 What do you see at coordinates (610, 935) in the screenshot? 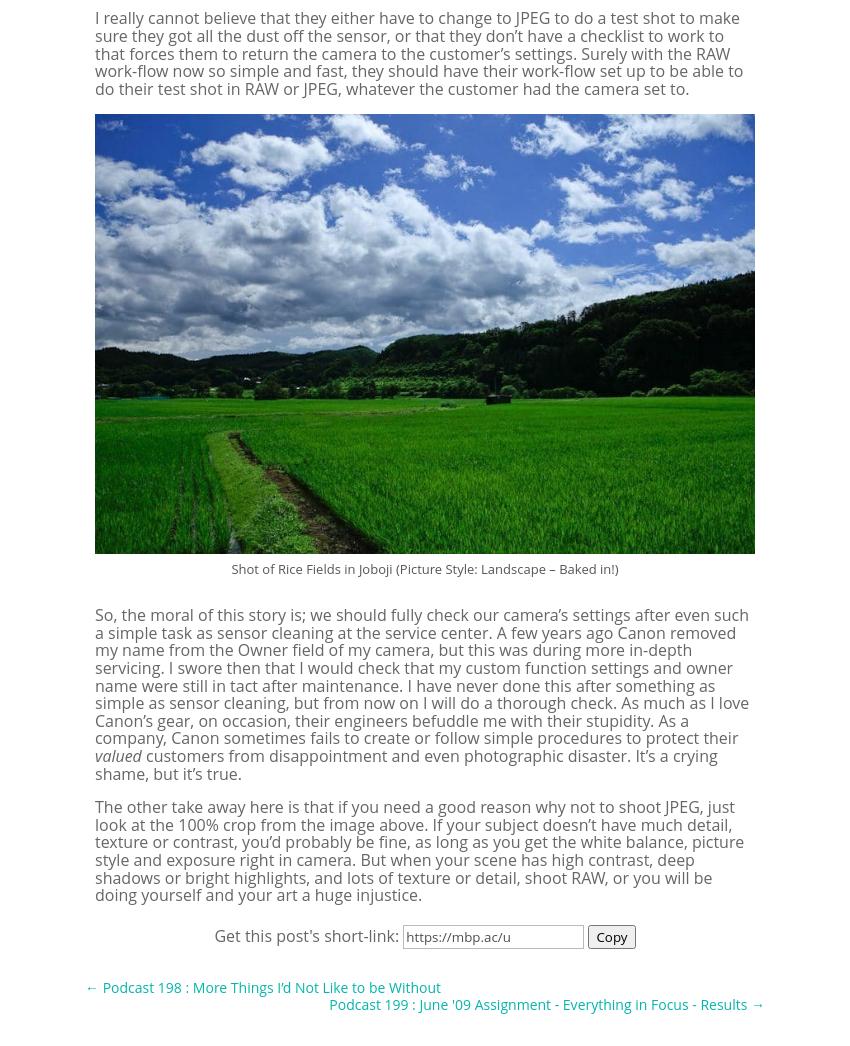
I see `'Copy'` at bounding box center [610, 935].